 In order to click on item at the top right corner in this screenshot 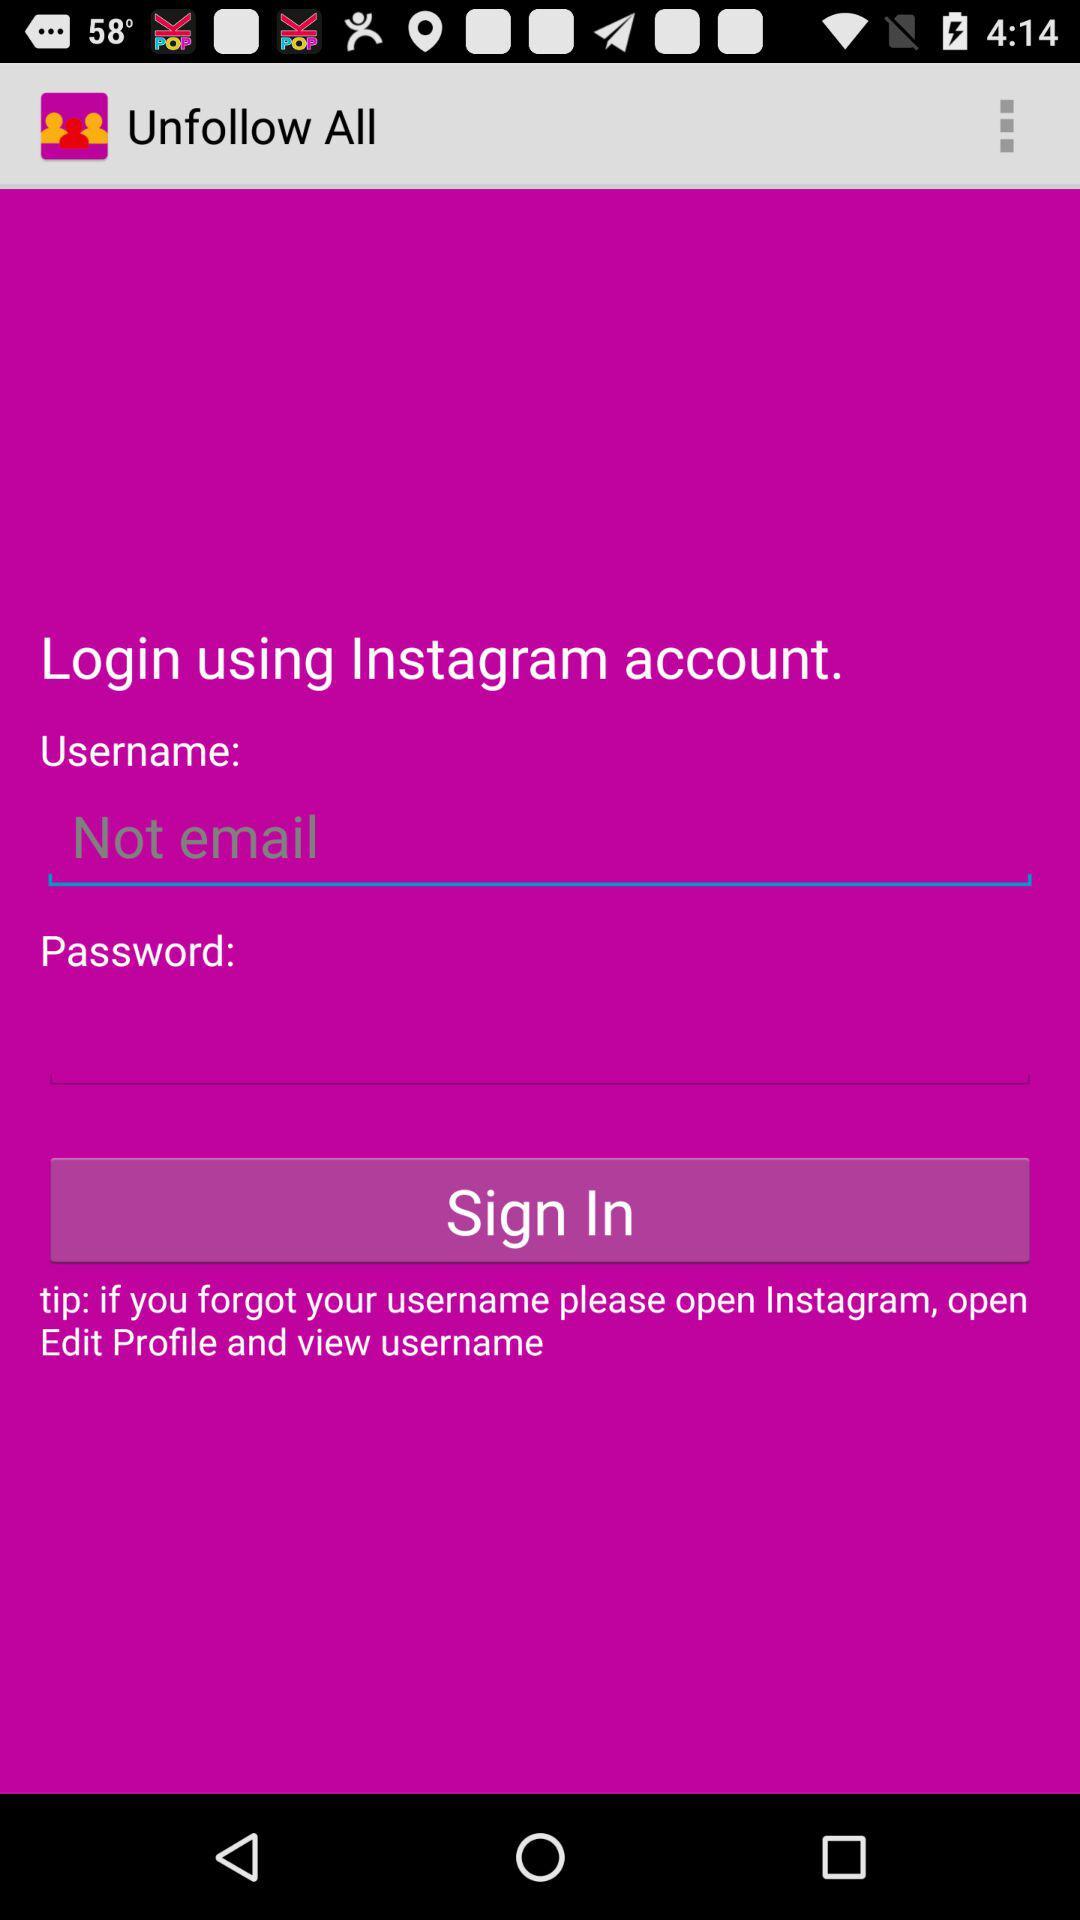, I will do `click(1006, 124)`.